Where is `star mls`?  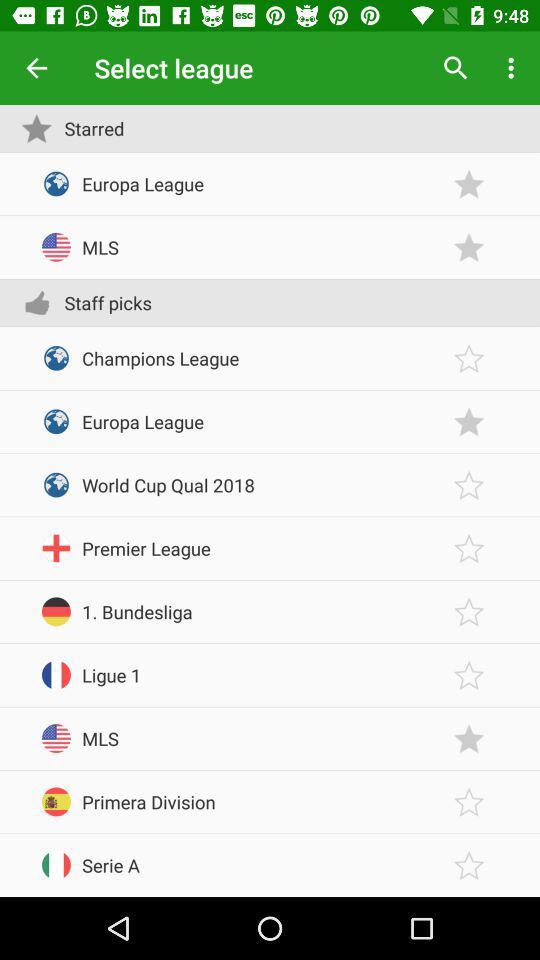
star mls is located at coordinates (469, 737).